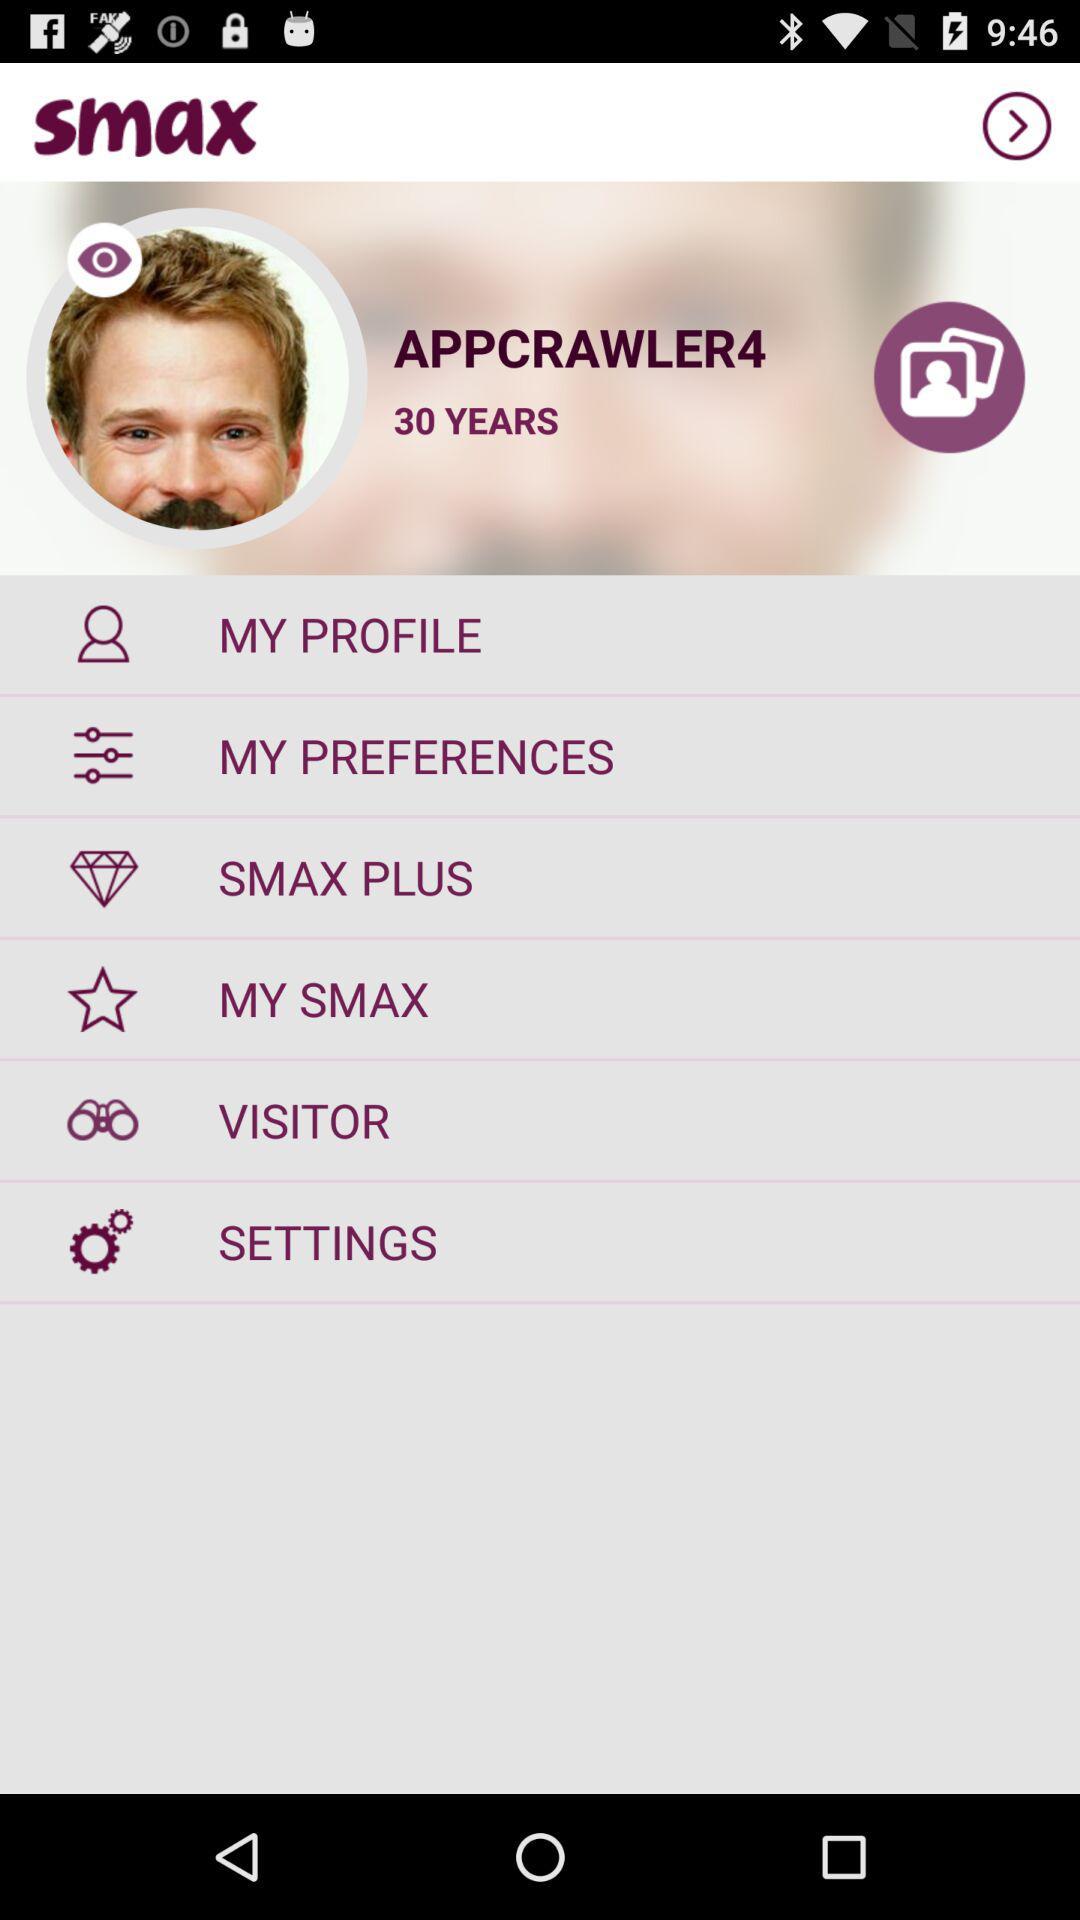 This screenshot has width=1080, height=1920. What do you see at coordinates (476, 419) in the screenshot?
I see `the 30 years icon` at bounding box center [476, 419].